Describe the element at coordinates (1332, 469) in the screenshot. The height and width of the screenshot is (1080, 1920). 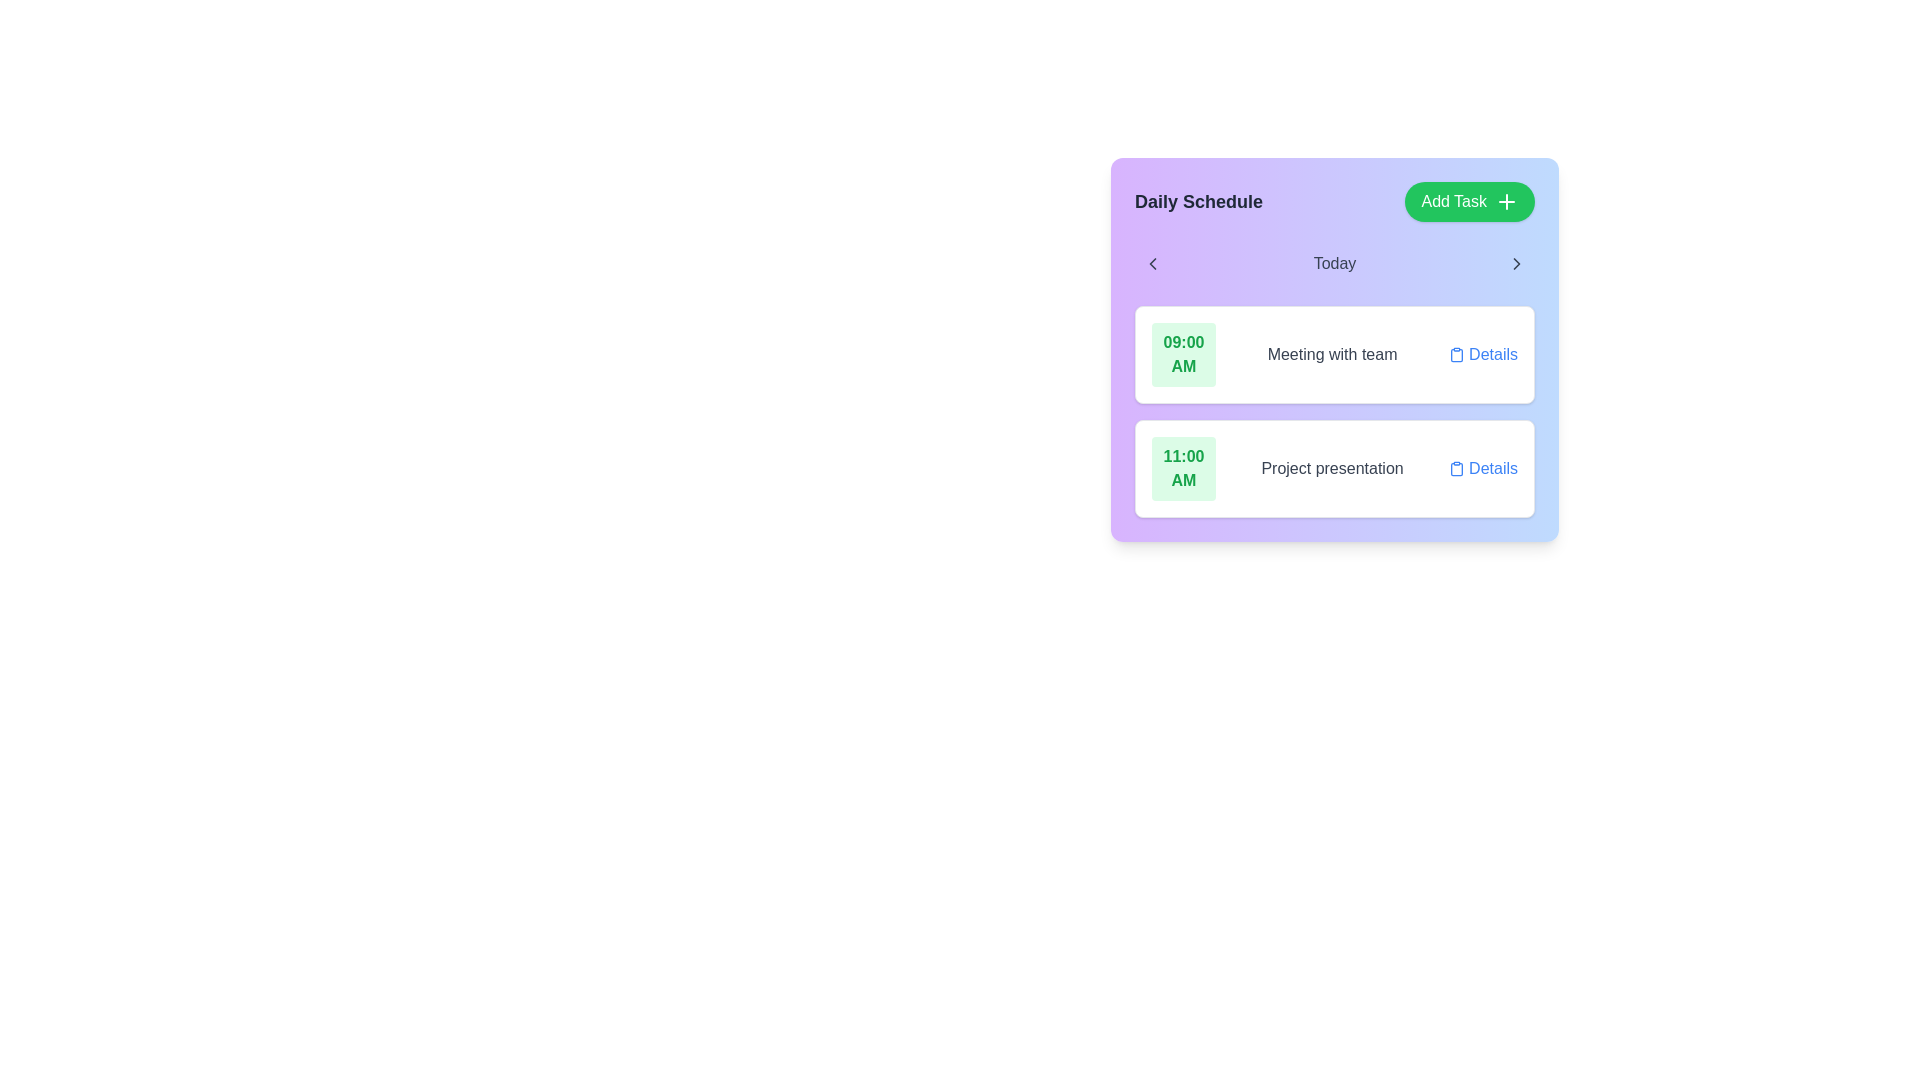
I see `the Text Label that describes the scheduled activity, which is located to the right of the green time label ('11:00 AM') and to the left of the blue 'Details' link` at that location.